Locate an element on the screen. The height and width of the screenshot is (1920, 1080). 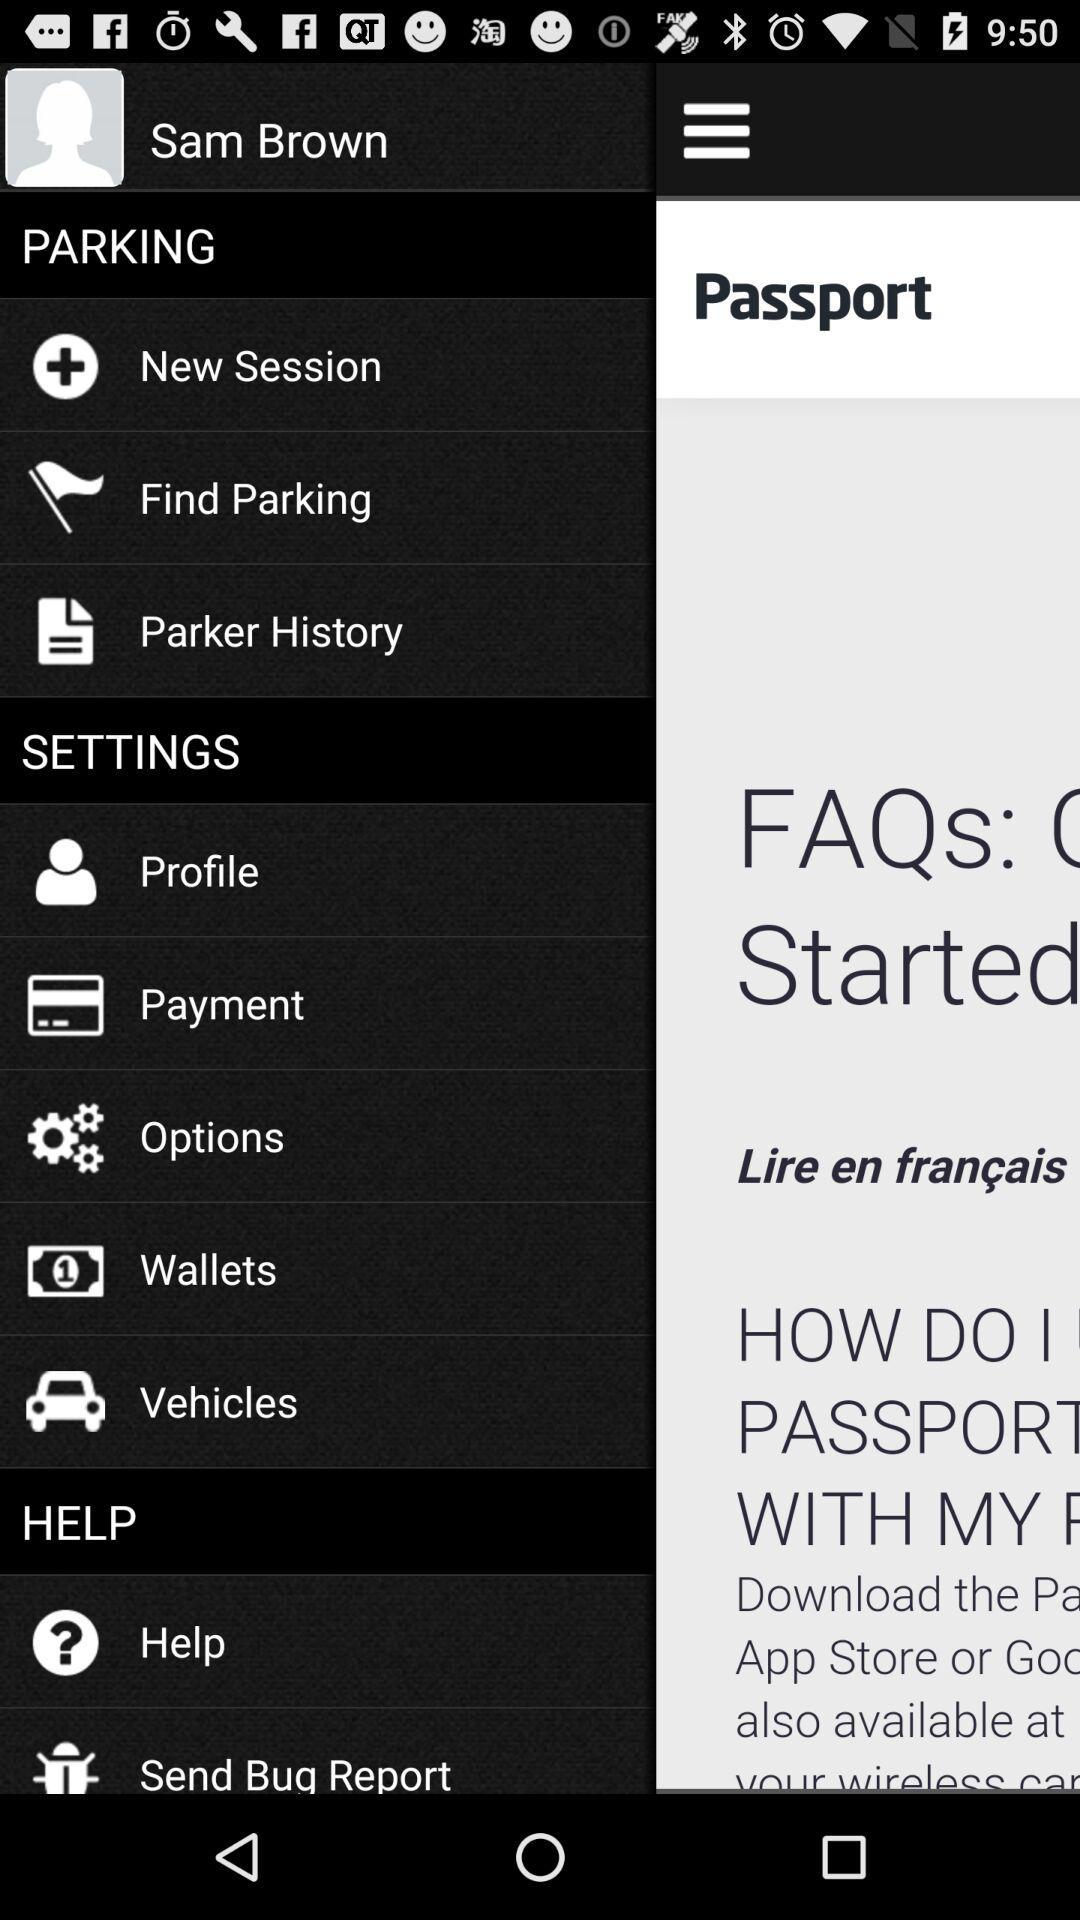
the send bug report icon is located at coordinates (295, 1758).